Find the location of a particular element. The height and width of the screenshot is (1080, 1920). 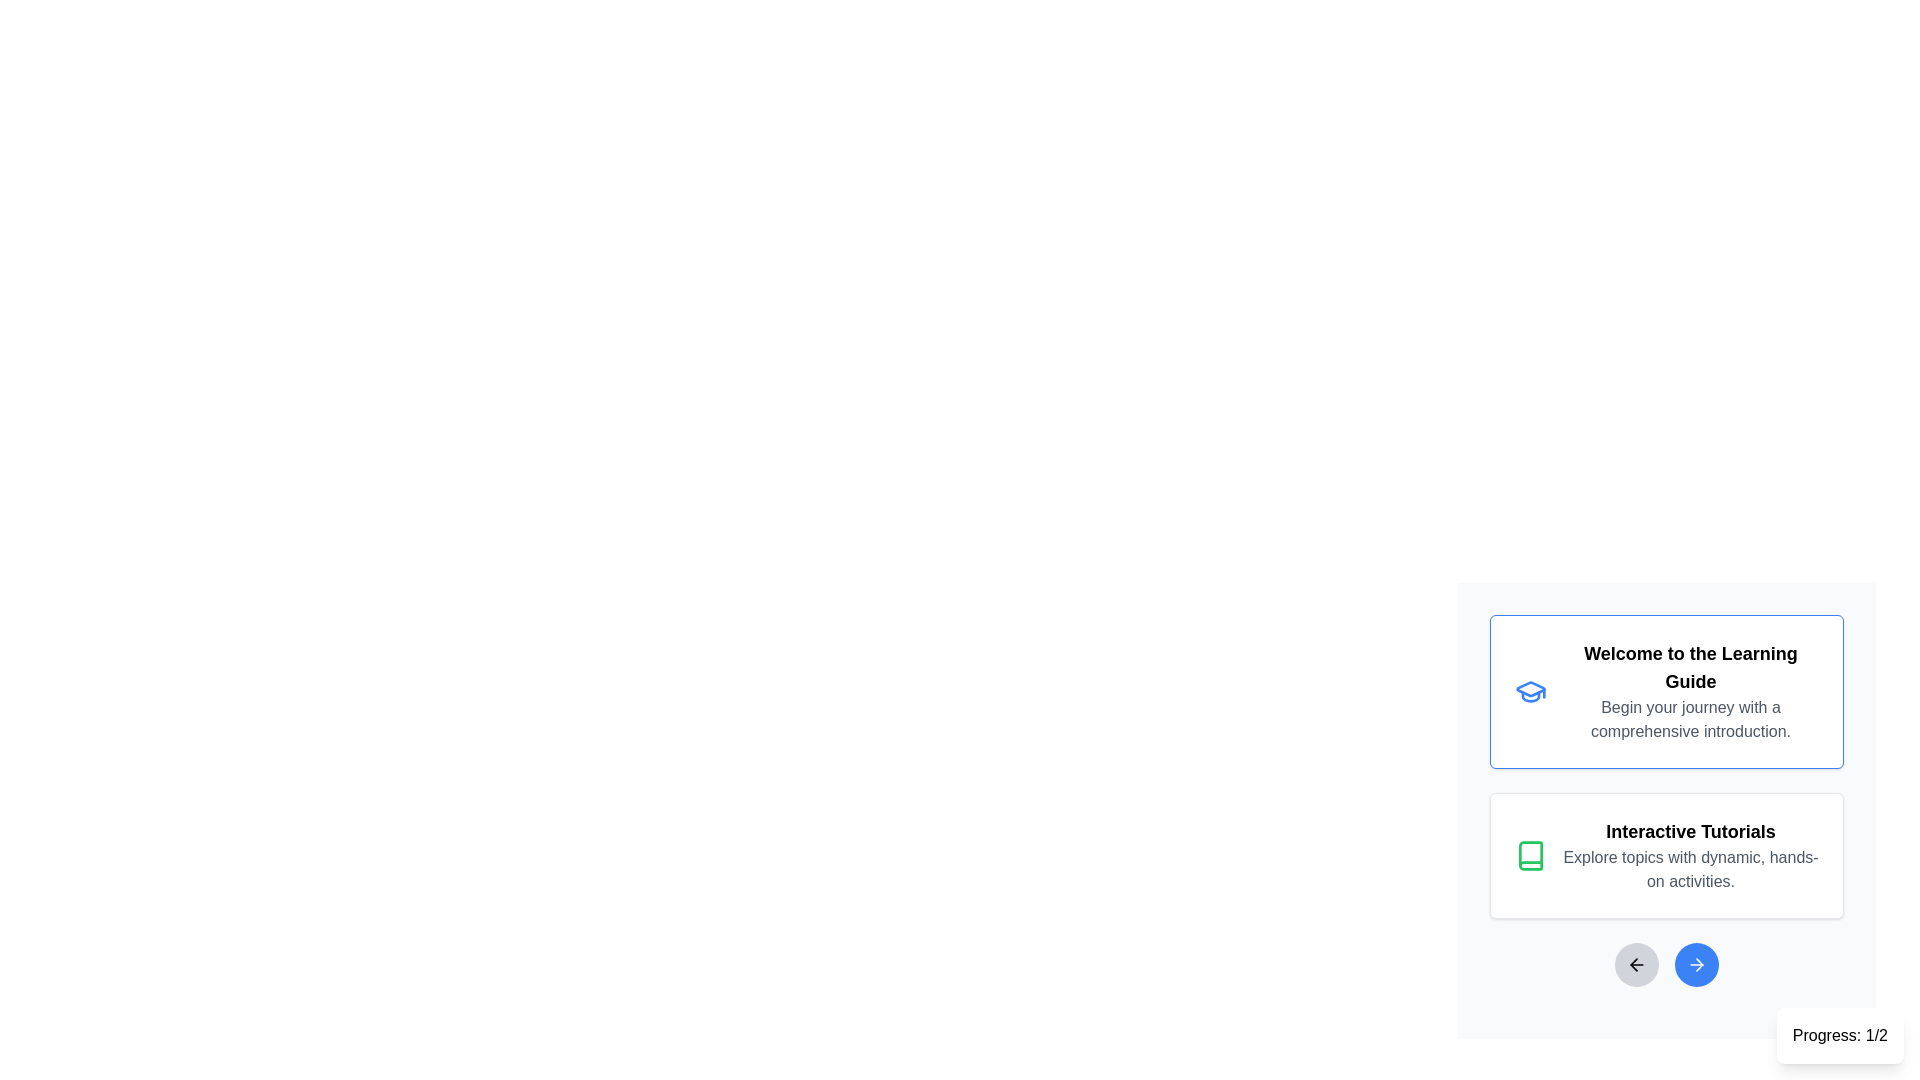

the Text Block element with a white background and blue border that contains the text 'Welcome to the Learning Guide' and 'Begin your journey with a comprehensive introduction' is located at coordinates (1689, 690).